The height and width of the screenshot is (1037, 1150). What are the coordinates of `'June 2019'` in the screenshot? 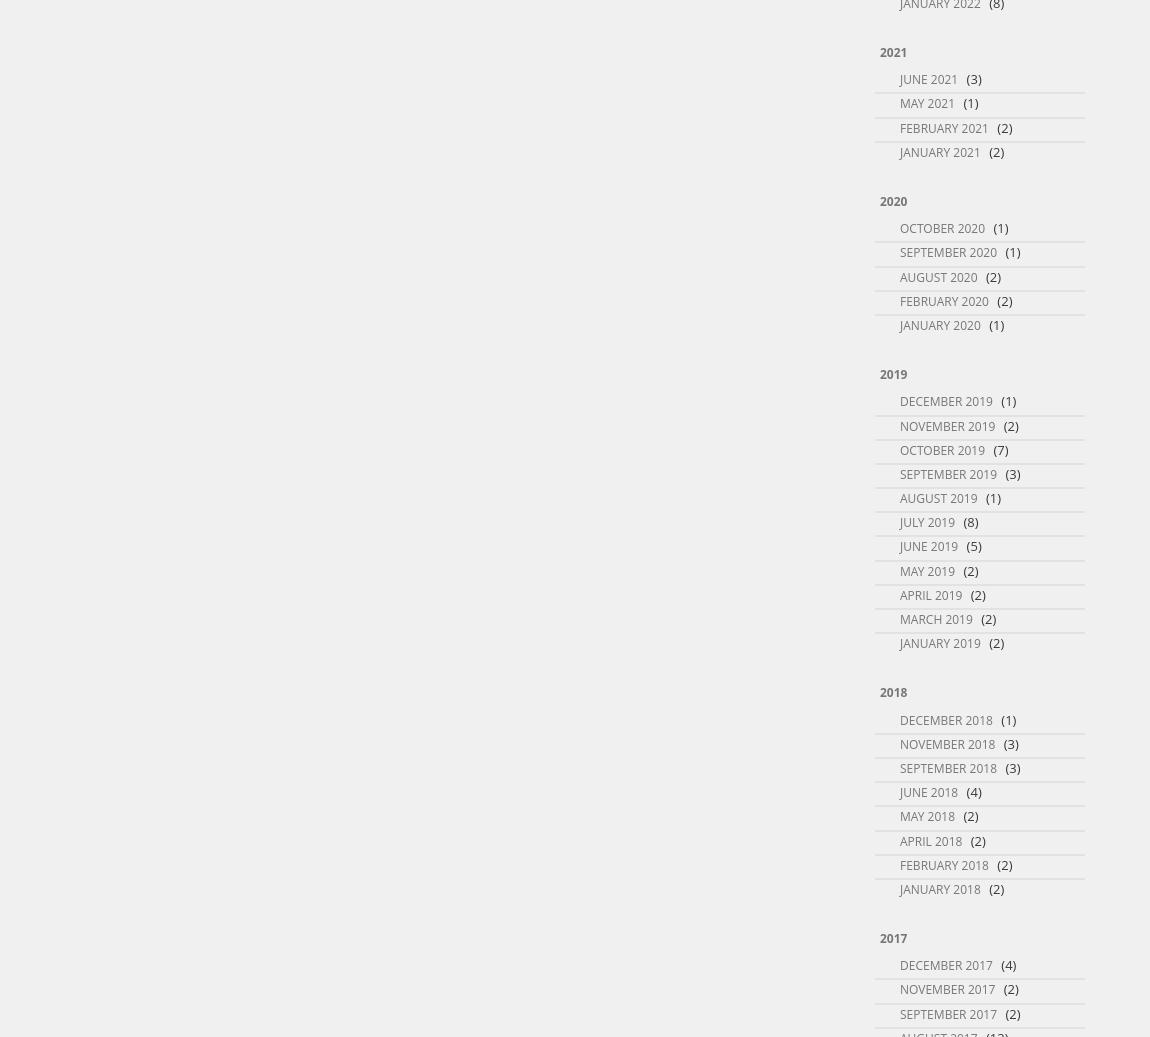 It's located at (928, 546).